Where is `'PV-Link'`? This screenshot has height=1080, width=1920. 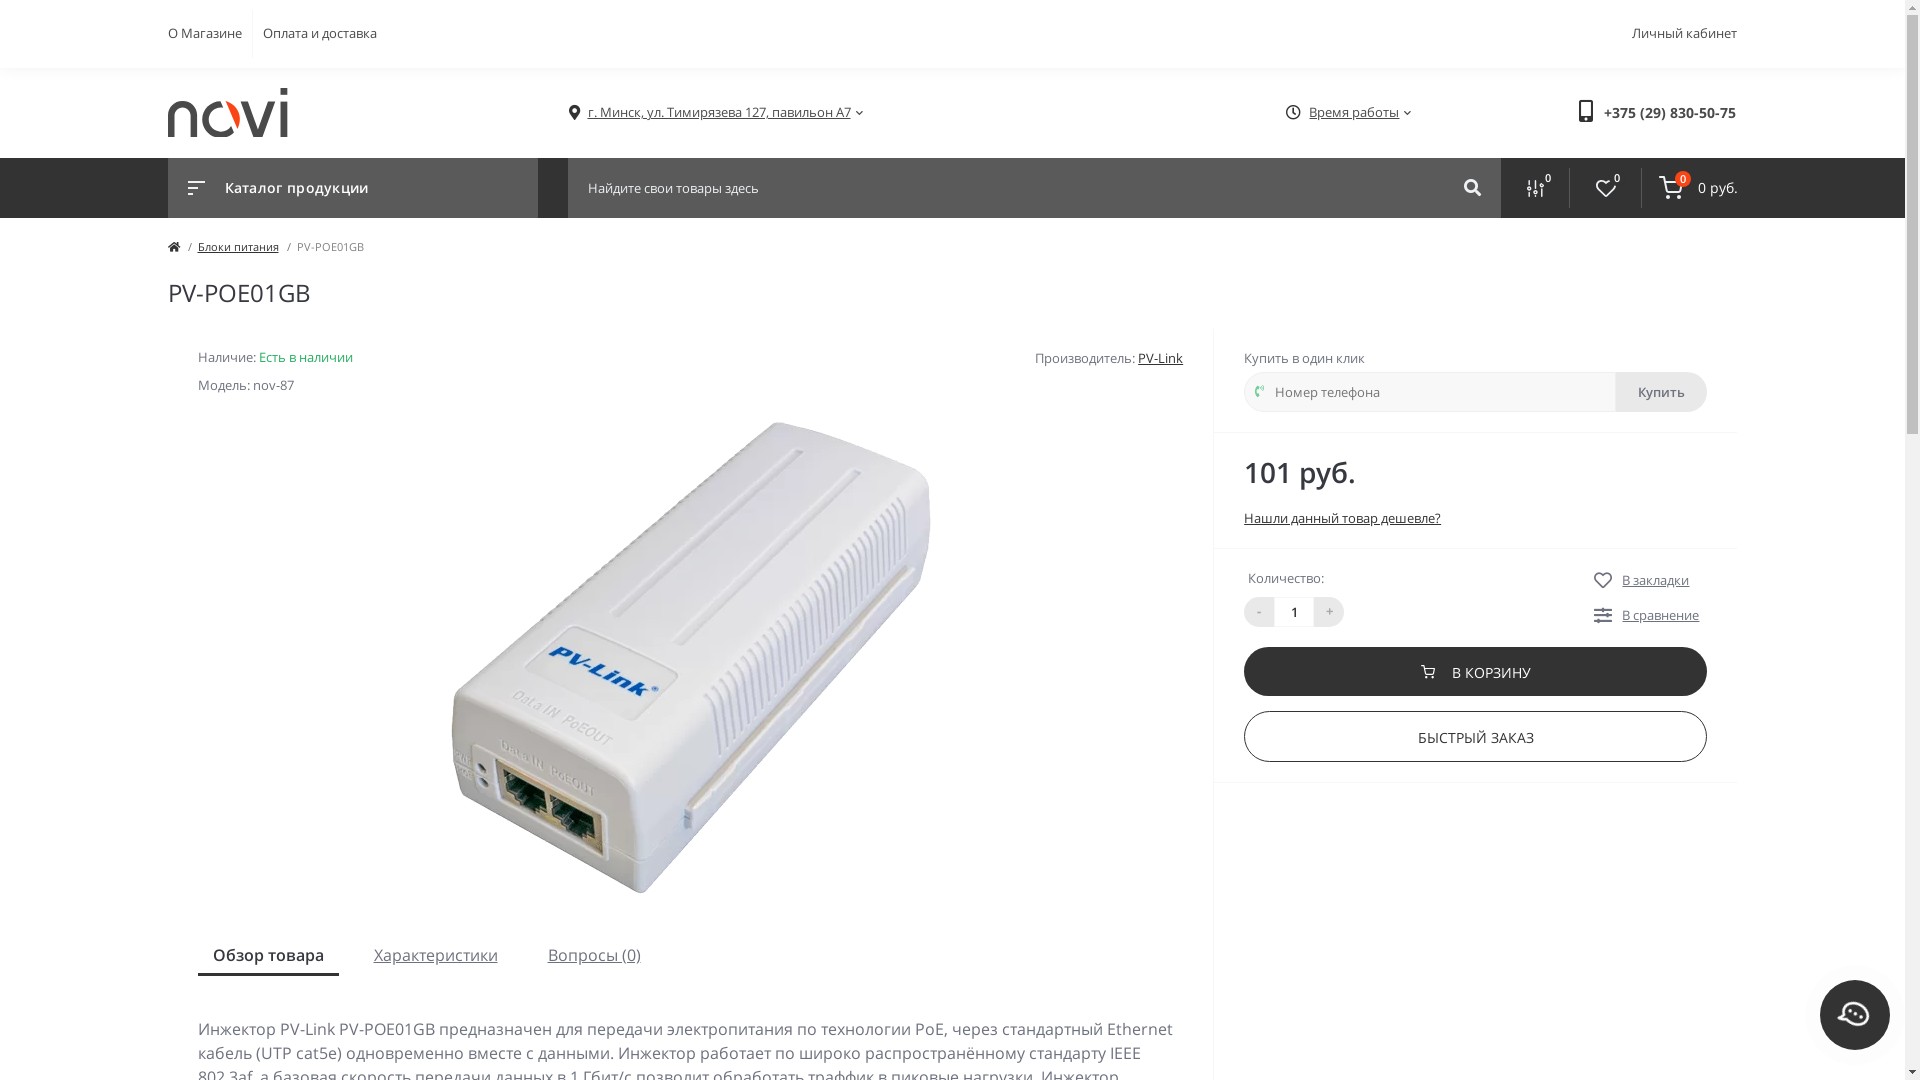 'PV-Link' is located at coordinates (1160, 356).